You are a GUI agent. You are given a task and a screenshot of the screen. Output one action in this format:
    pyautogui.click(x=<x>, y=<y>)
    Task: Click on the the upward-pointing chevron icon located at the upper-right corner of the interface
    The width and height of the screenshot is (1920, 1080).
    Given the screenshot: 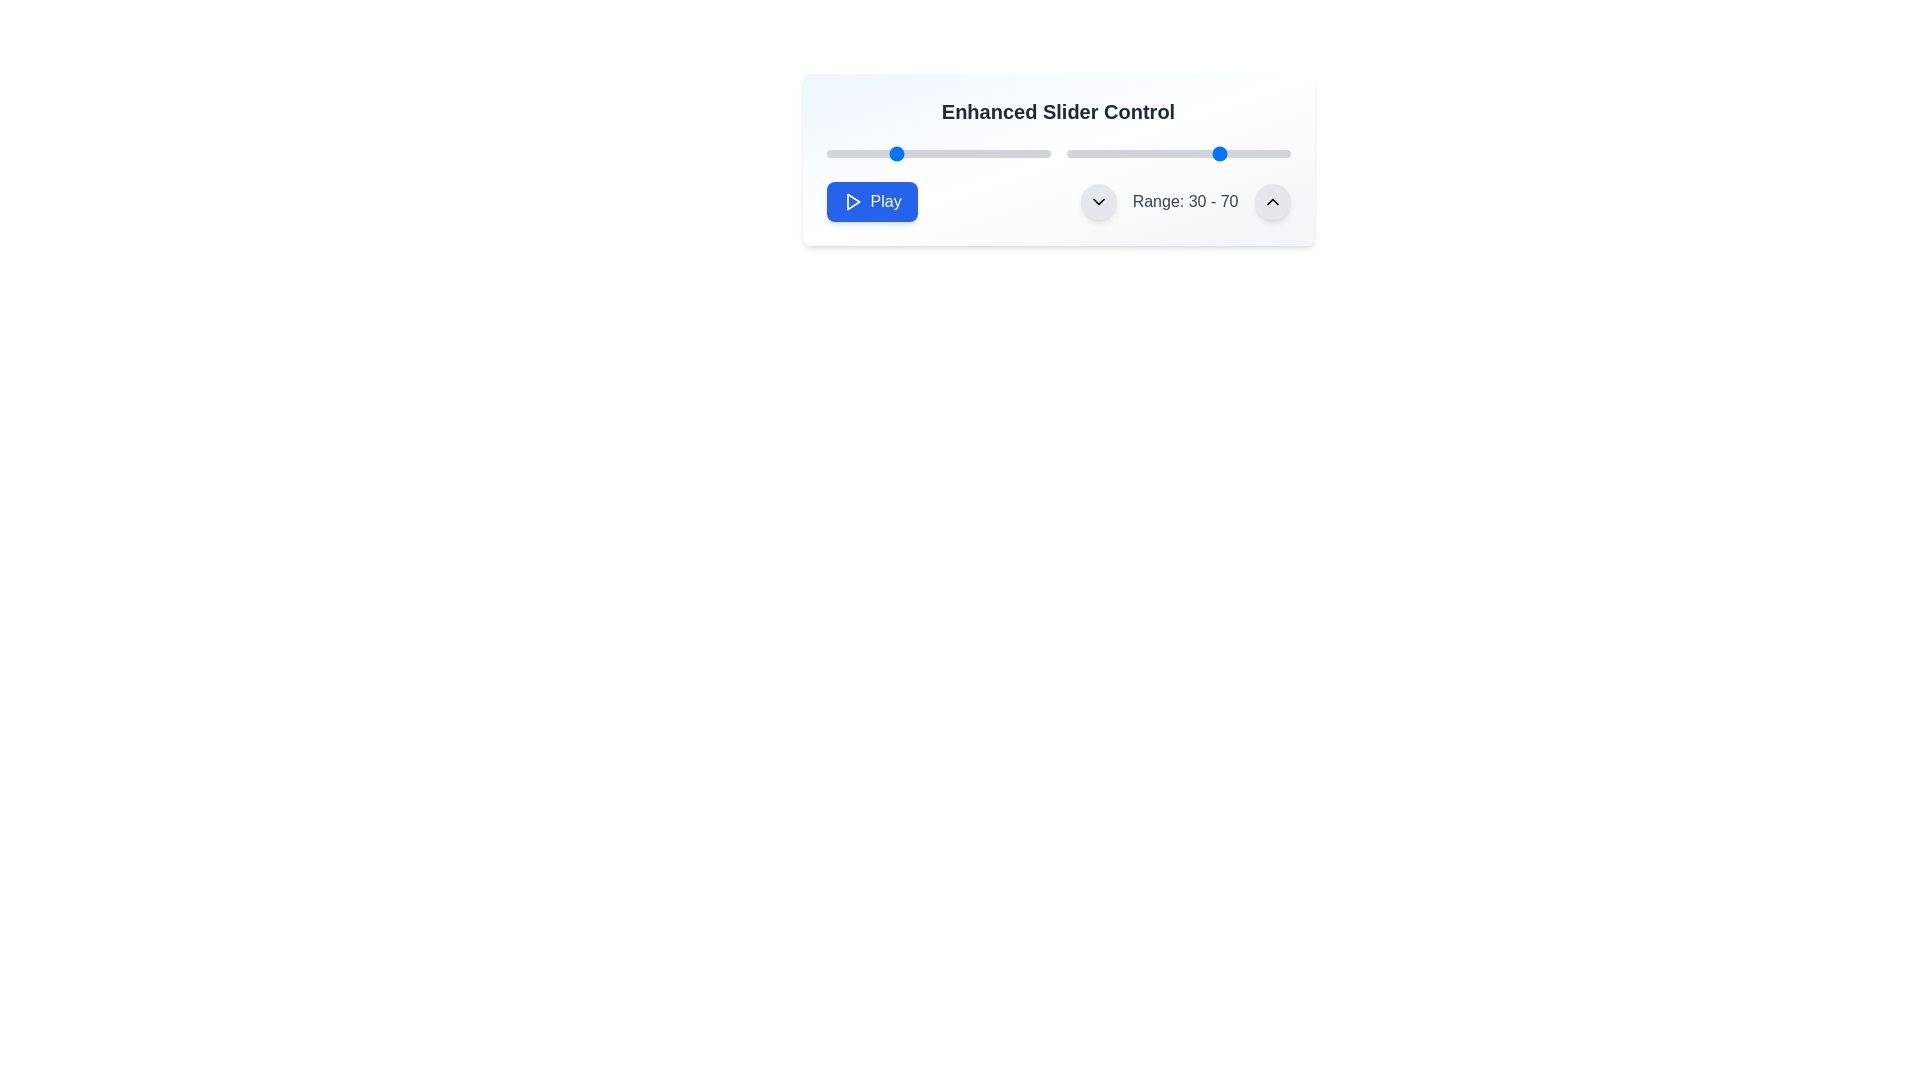 What is the action you would take?
    pyautogui.click(x=1271, y=201)
    